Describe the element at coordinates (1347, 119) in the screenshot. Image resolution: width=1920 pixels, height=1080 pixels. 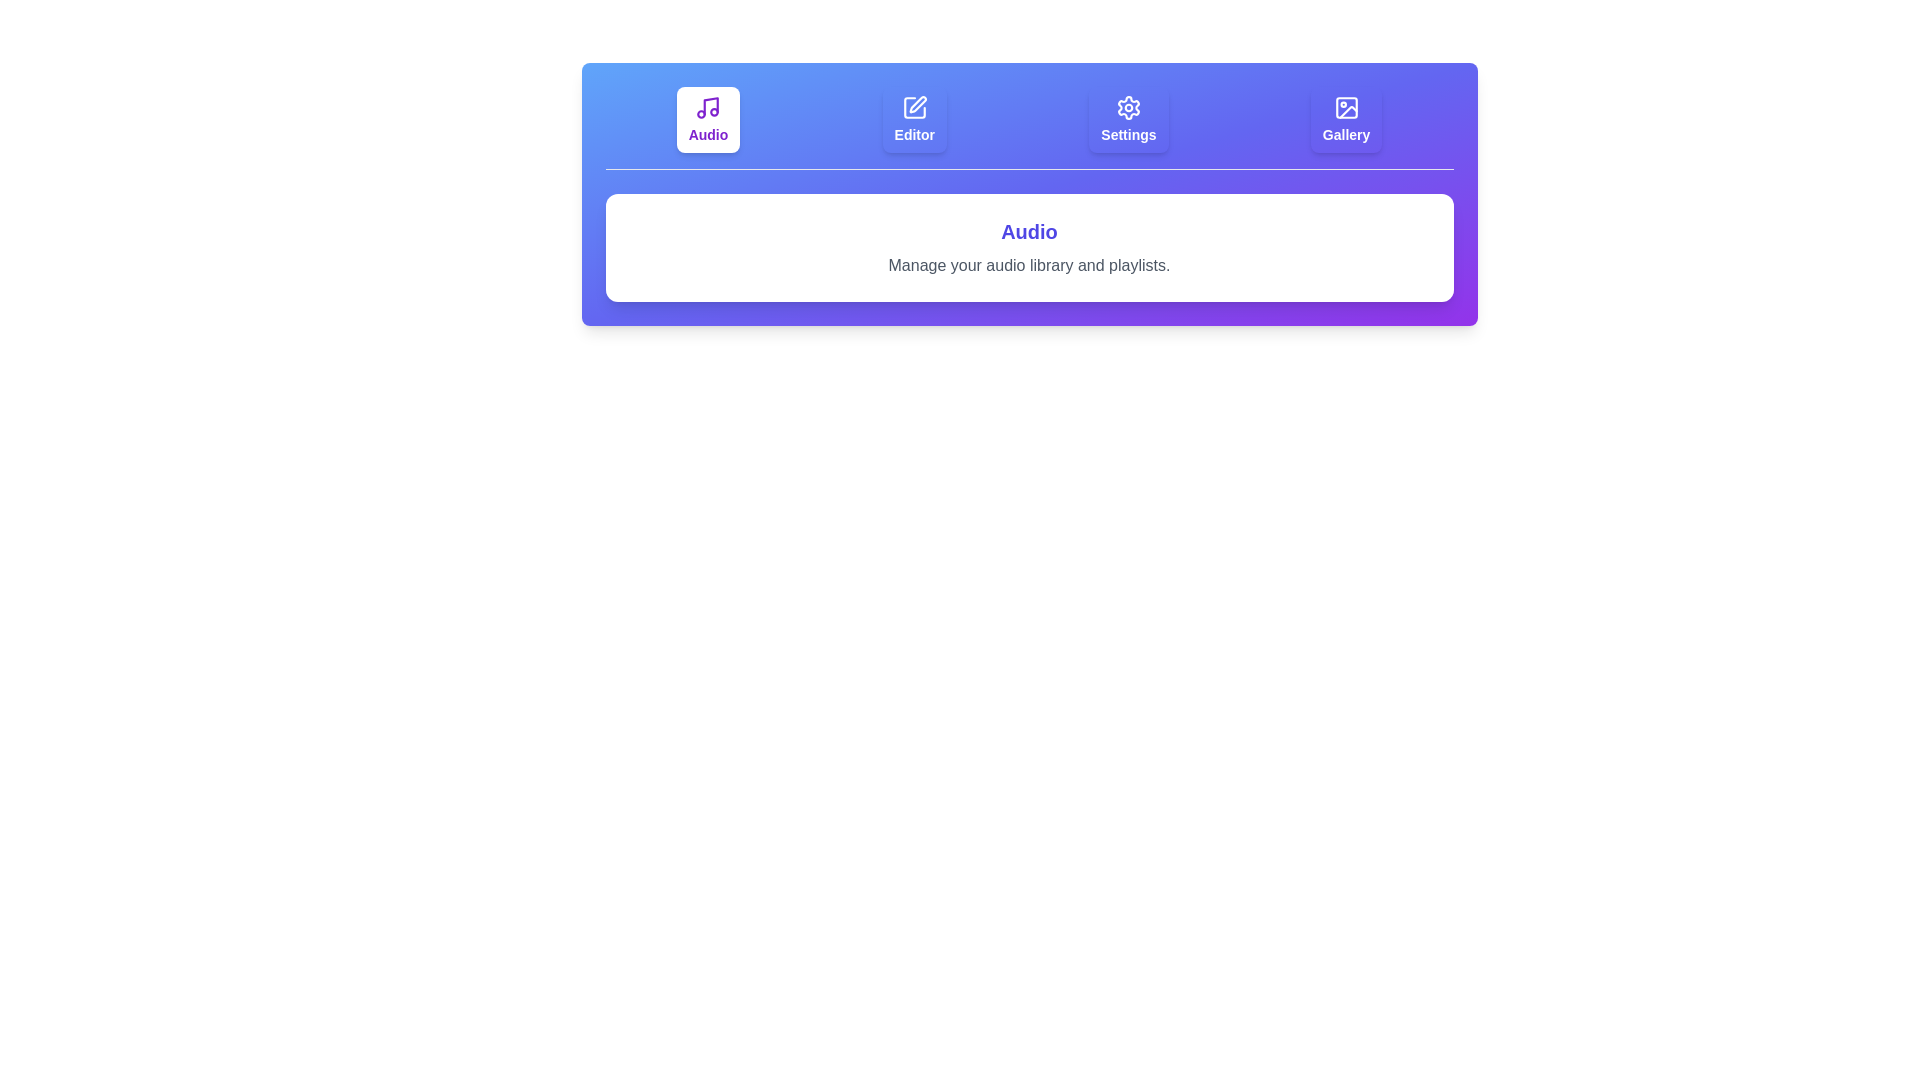
I see `the tab labeled Gallery to observe its hover effect` at that location.